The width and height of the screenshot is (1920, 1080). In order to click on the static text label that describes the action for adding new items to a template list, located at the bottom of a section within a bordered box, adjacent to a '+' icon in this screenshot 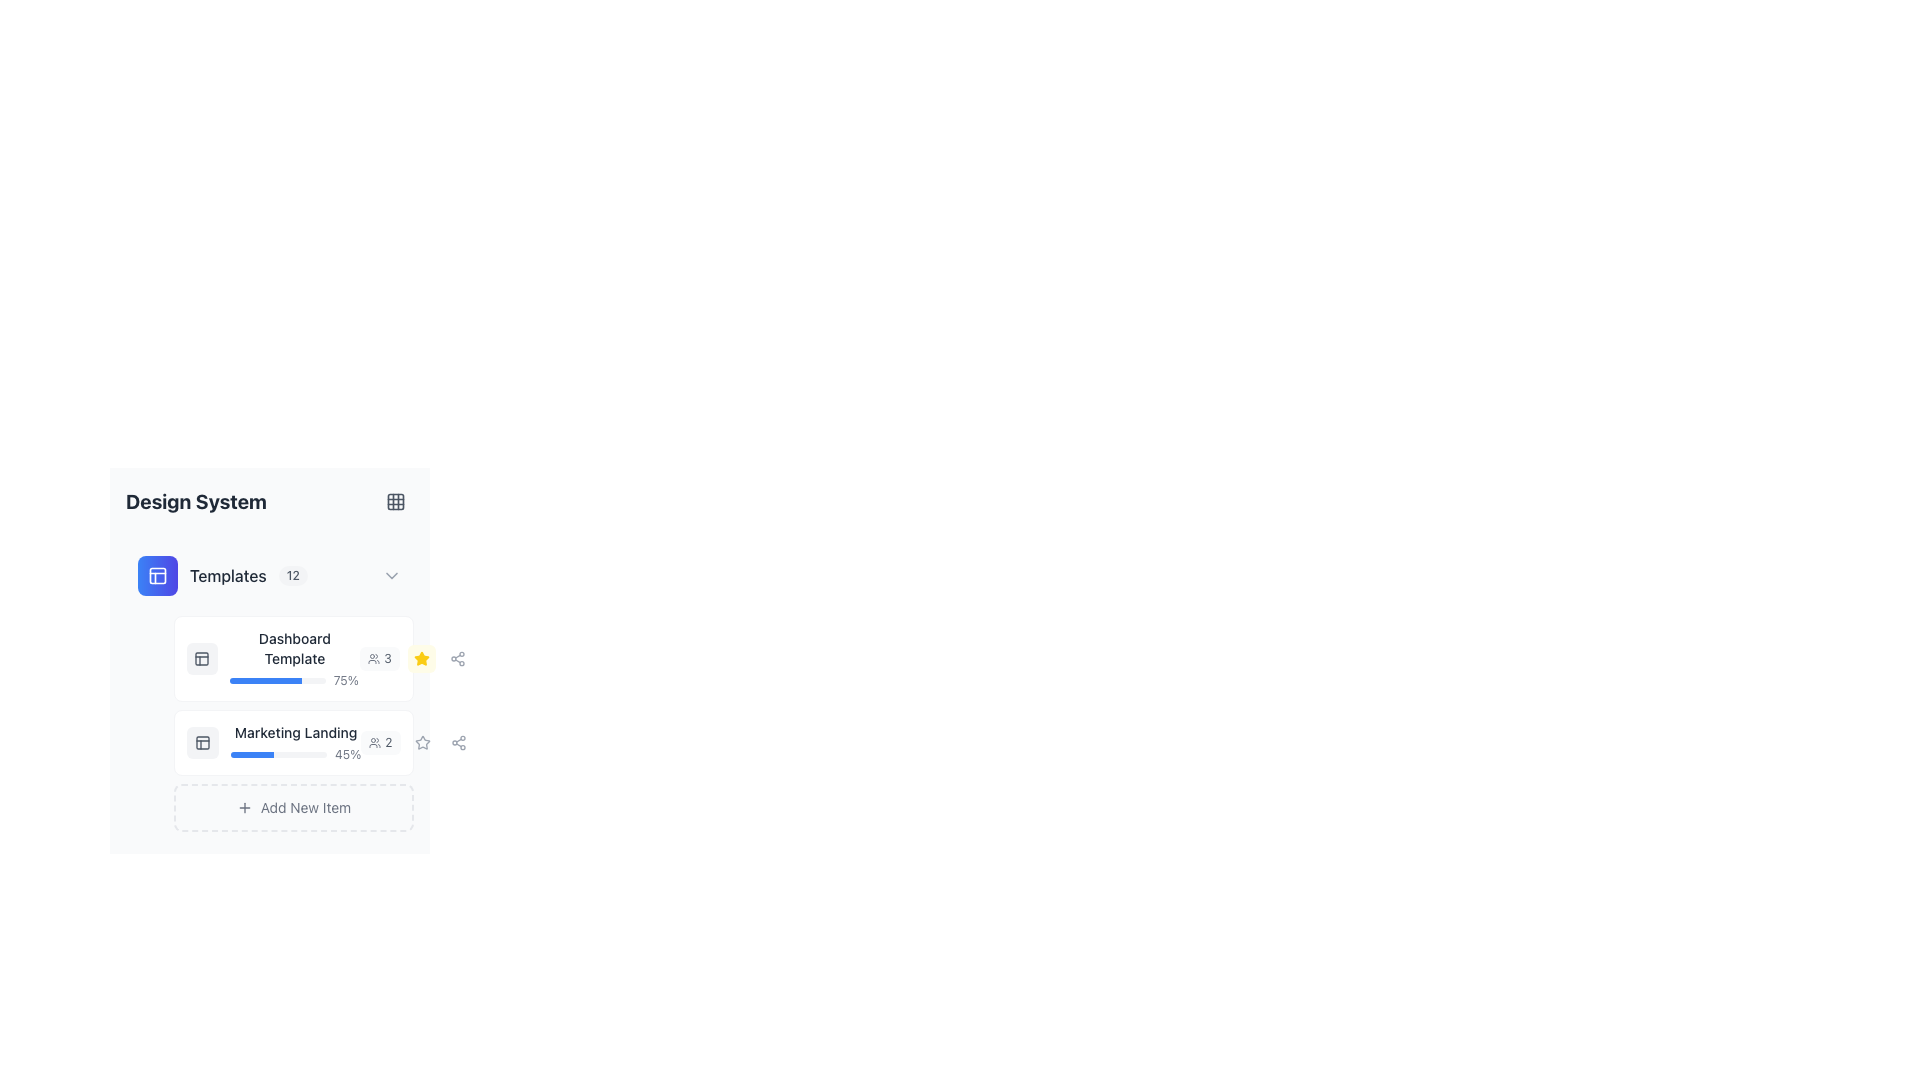, I will do `click(305, 806)`.